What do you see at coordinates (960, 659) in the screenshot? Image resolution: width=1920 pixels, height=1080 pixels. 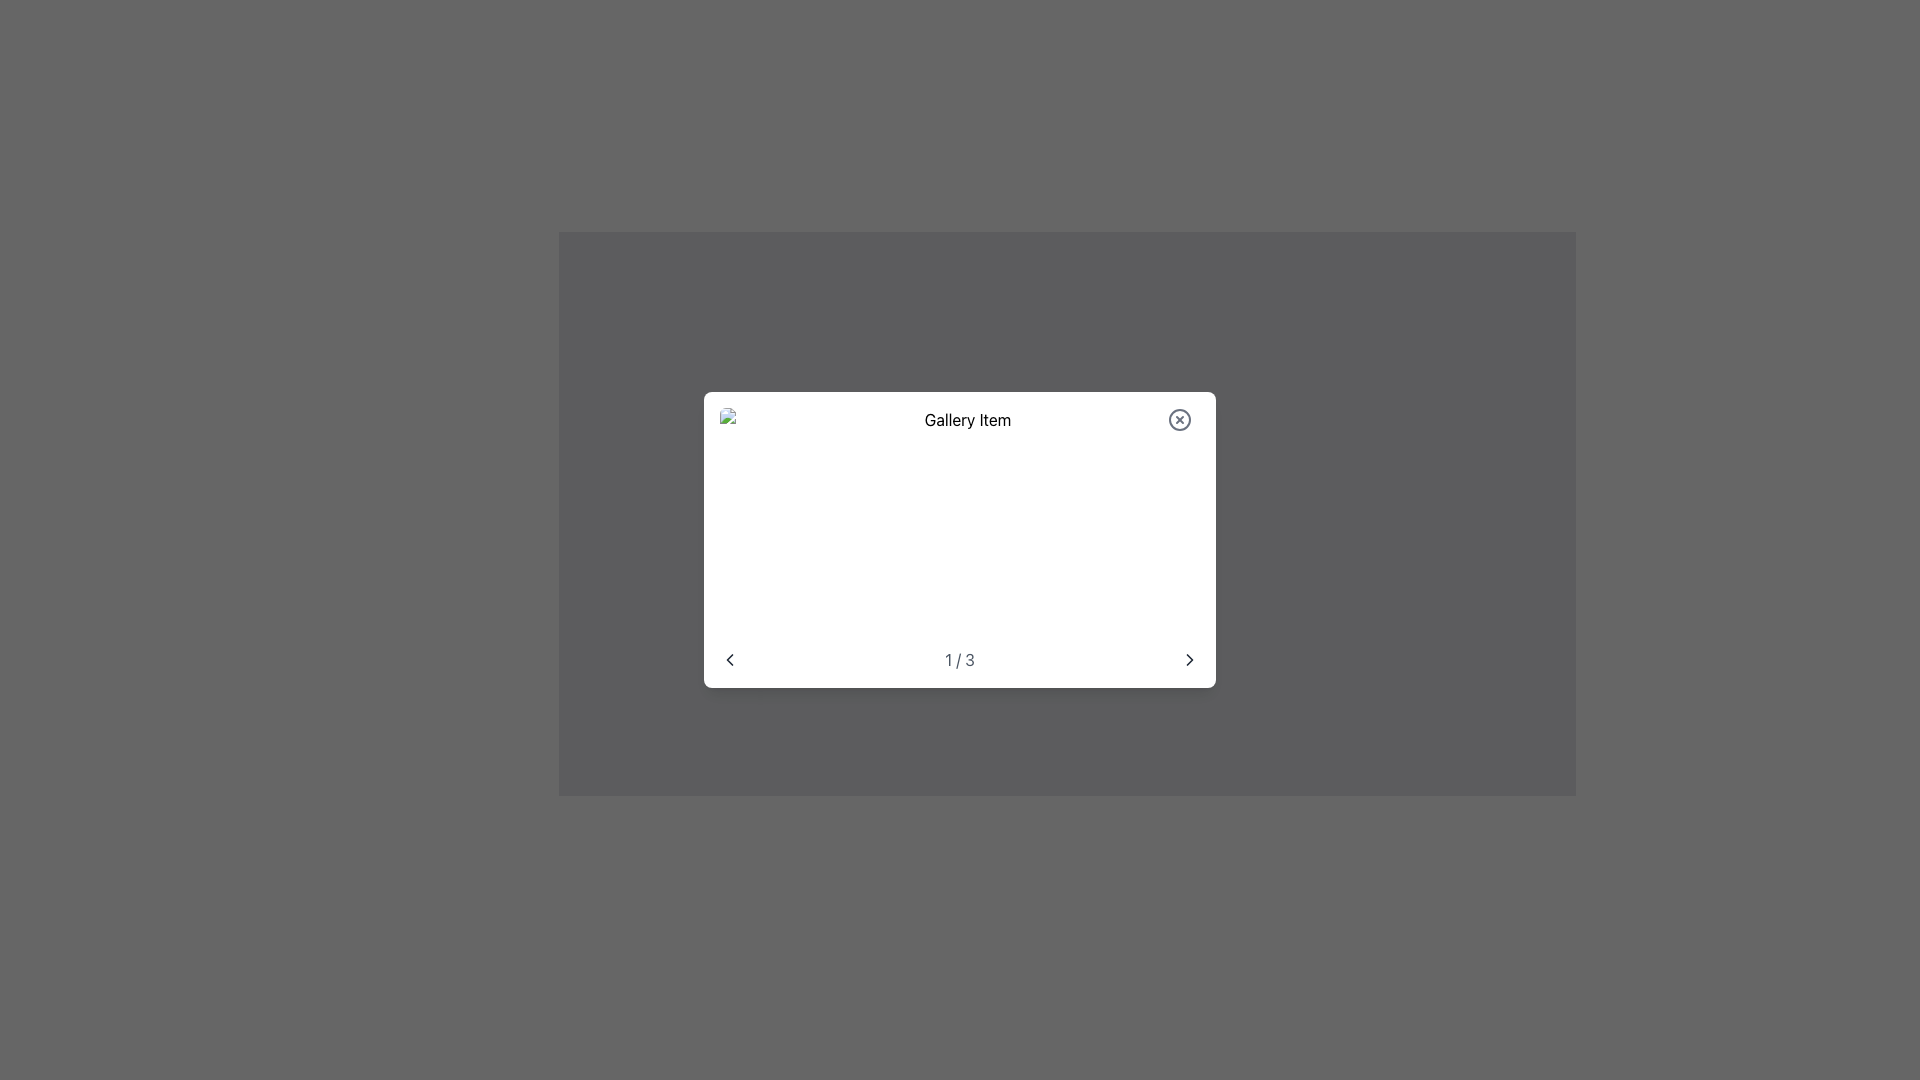 I see `the text label indicating the current position in a series, showing '1 / 3', which is centered between navigational arrows in the modal box` at bounding box center [960, 659].